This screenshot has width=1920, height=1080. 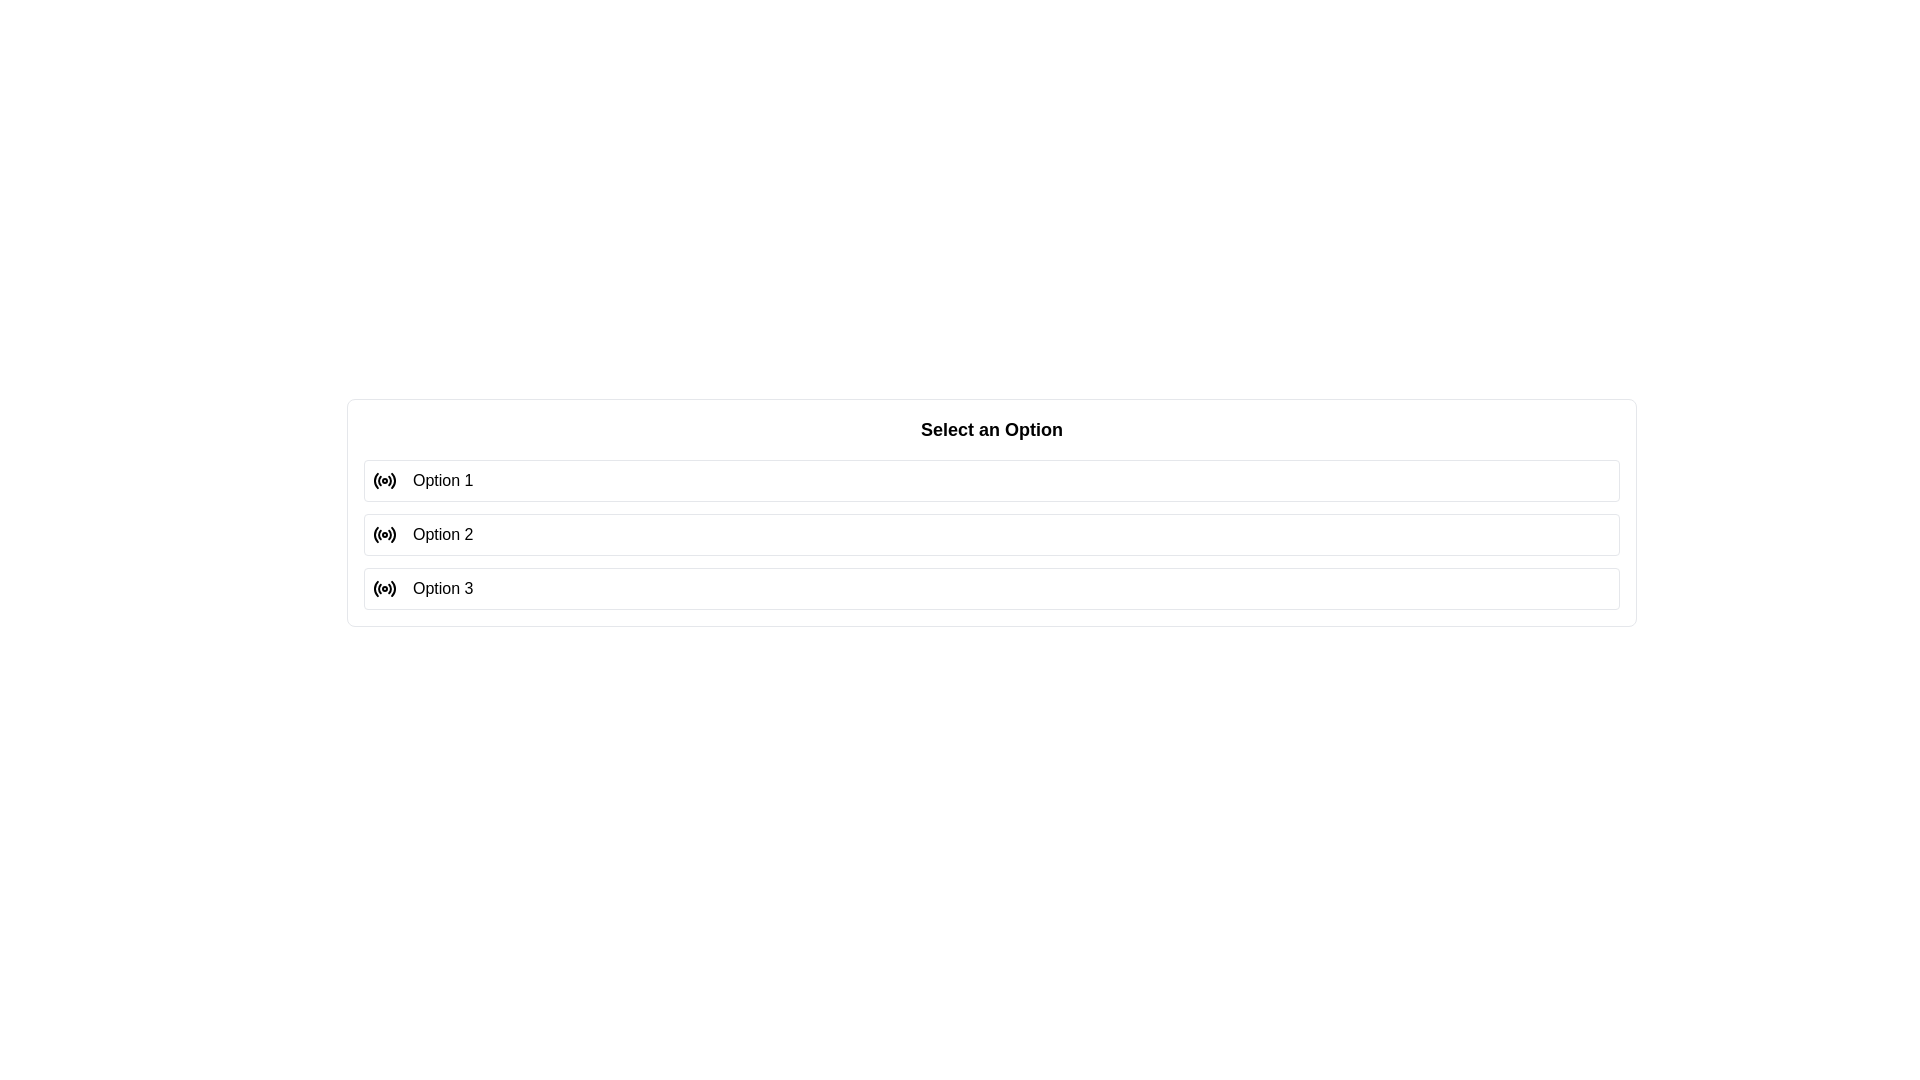 What do you see at coordinates (992, 534) in the screenshot?
I see `the 'Option 2' button, which is the second item in a vertical stack of options` at bounding box center [992, 534].